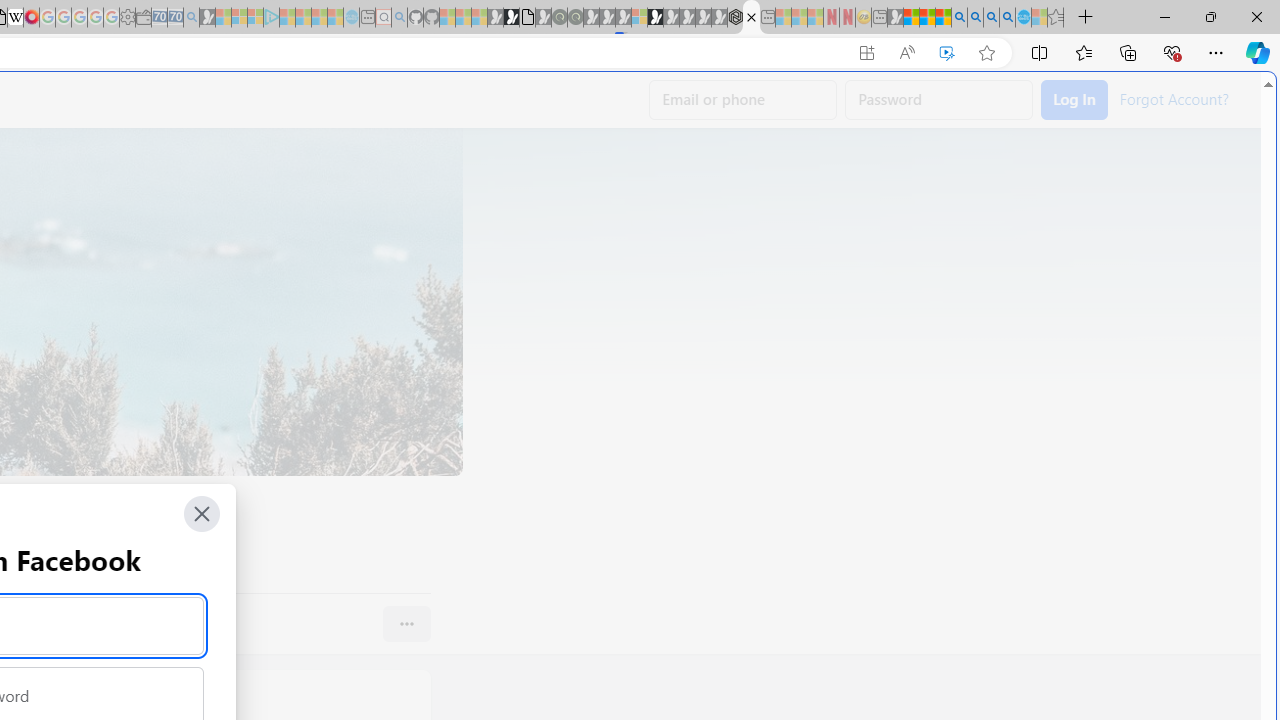  Describe the element at coordinates (1173, 98) in the screenshot. I see `'Forgot Account?'` at that location.